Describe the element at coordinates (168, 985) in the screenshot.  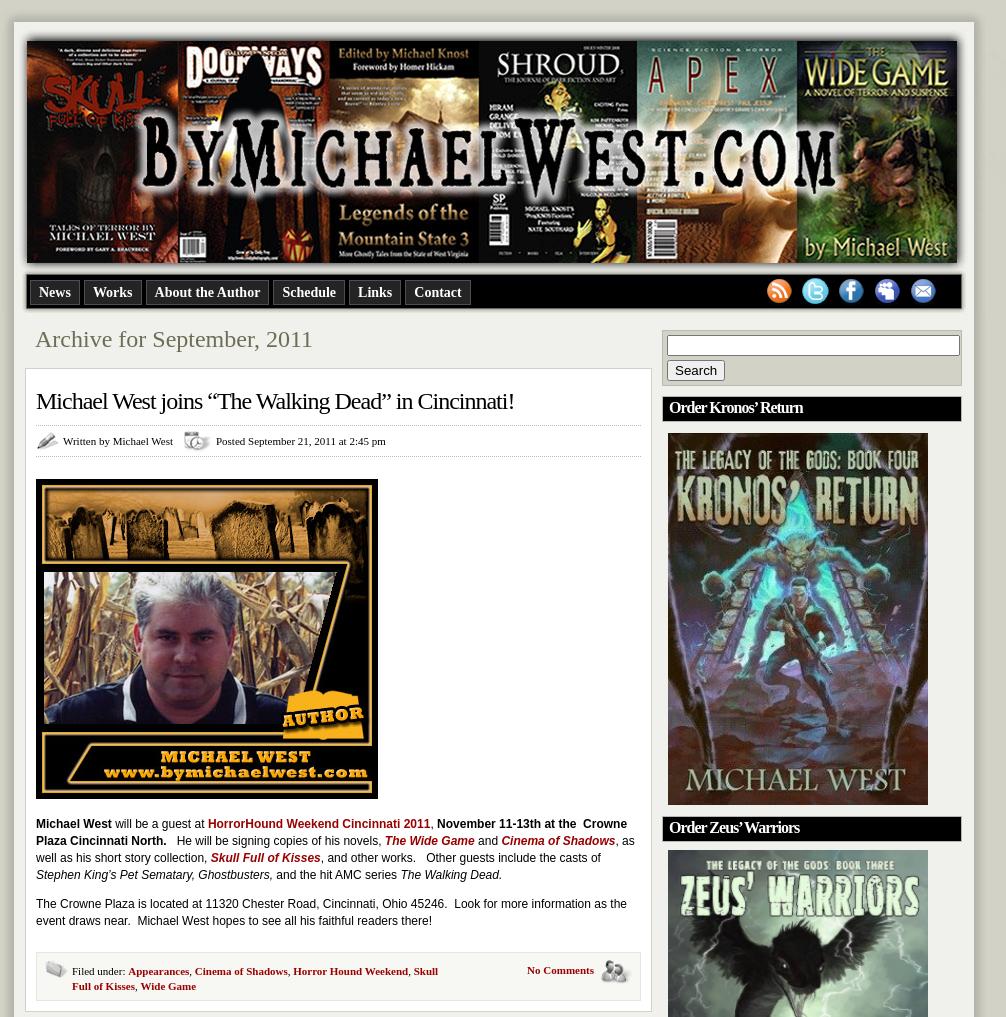
I see `'Wide Game'` at that location.